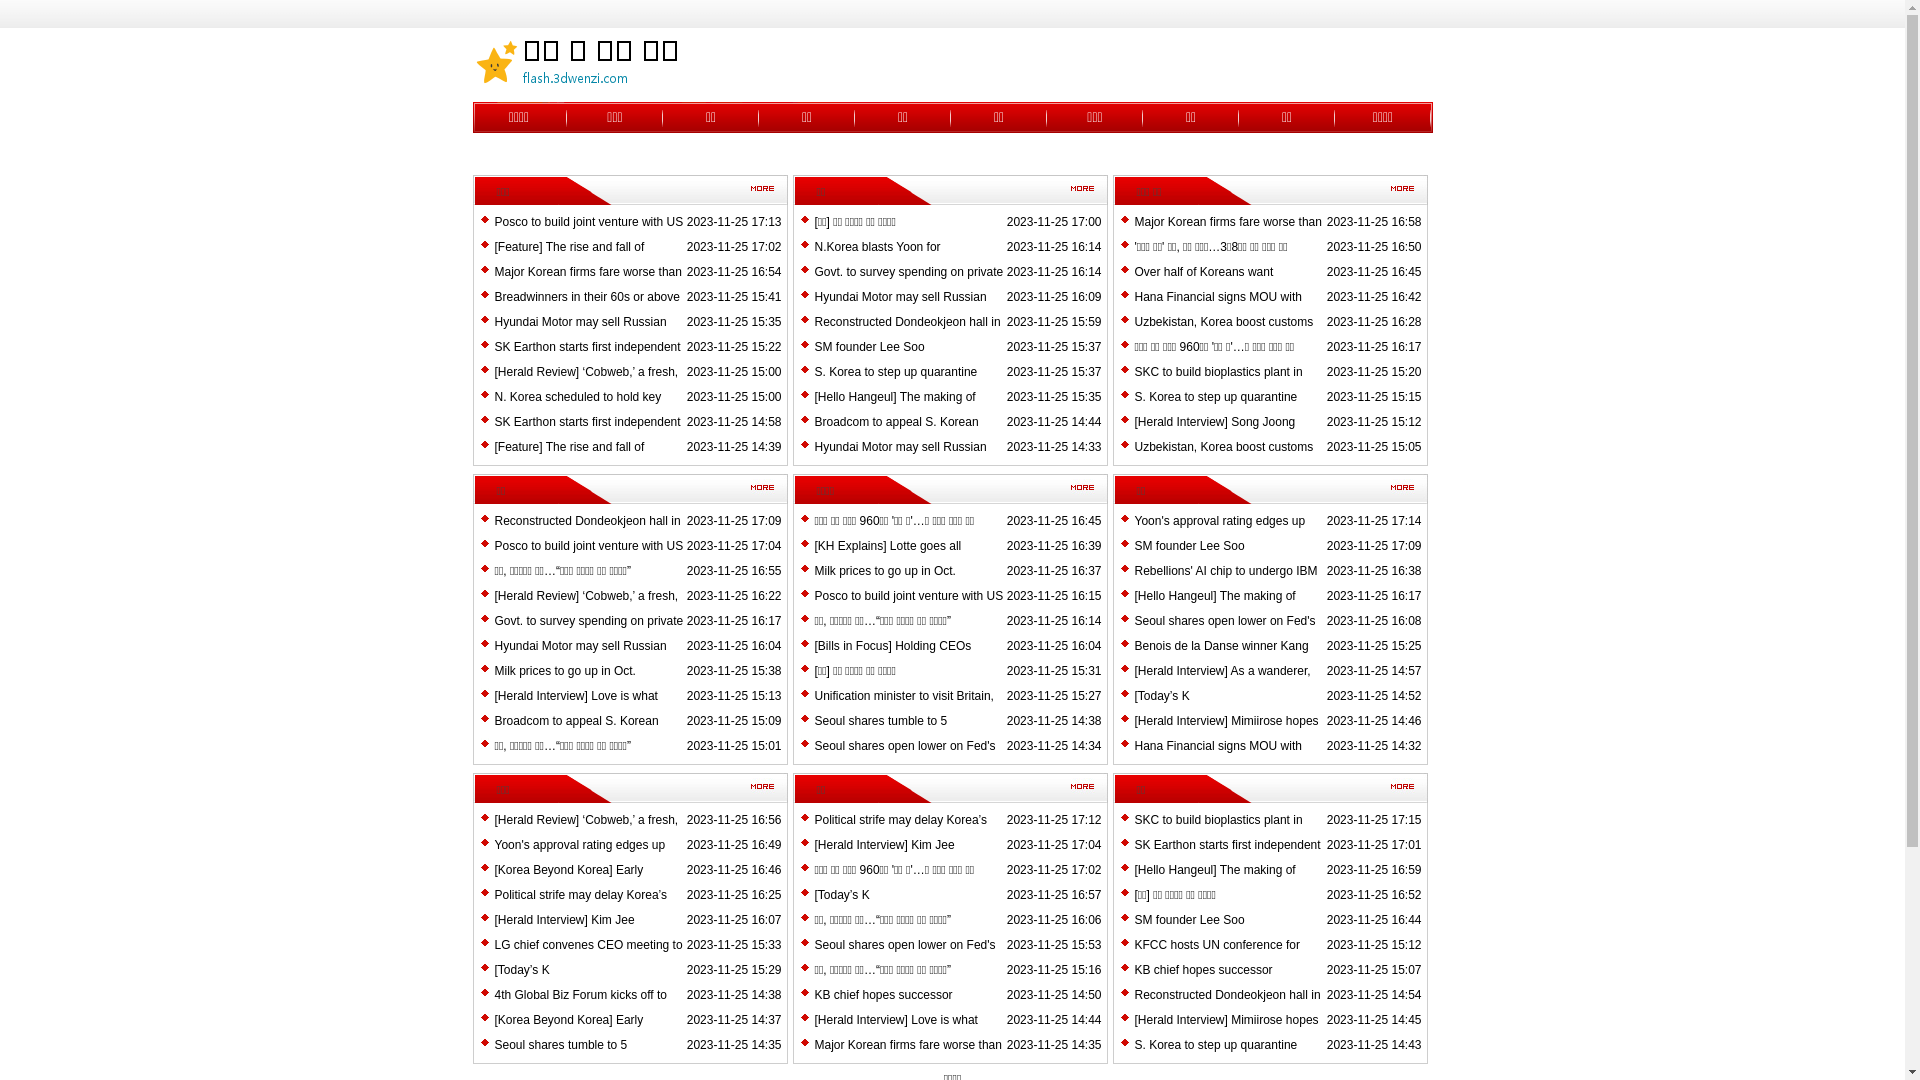 This screenshot has height=1080, width=1920. Describe the element at coordinates (587, 233) in the screenshot. I see `'Posco to build joint venture with US grain company'` at that location.